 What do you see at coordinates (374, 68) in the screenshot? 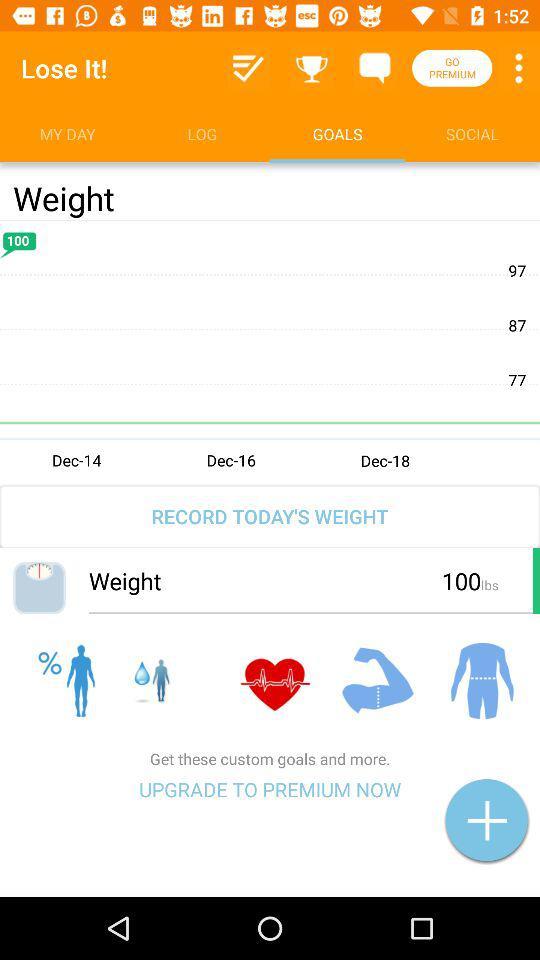
I see `send message` at bounding box center [374, 68].